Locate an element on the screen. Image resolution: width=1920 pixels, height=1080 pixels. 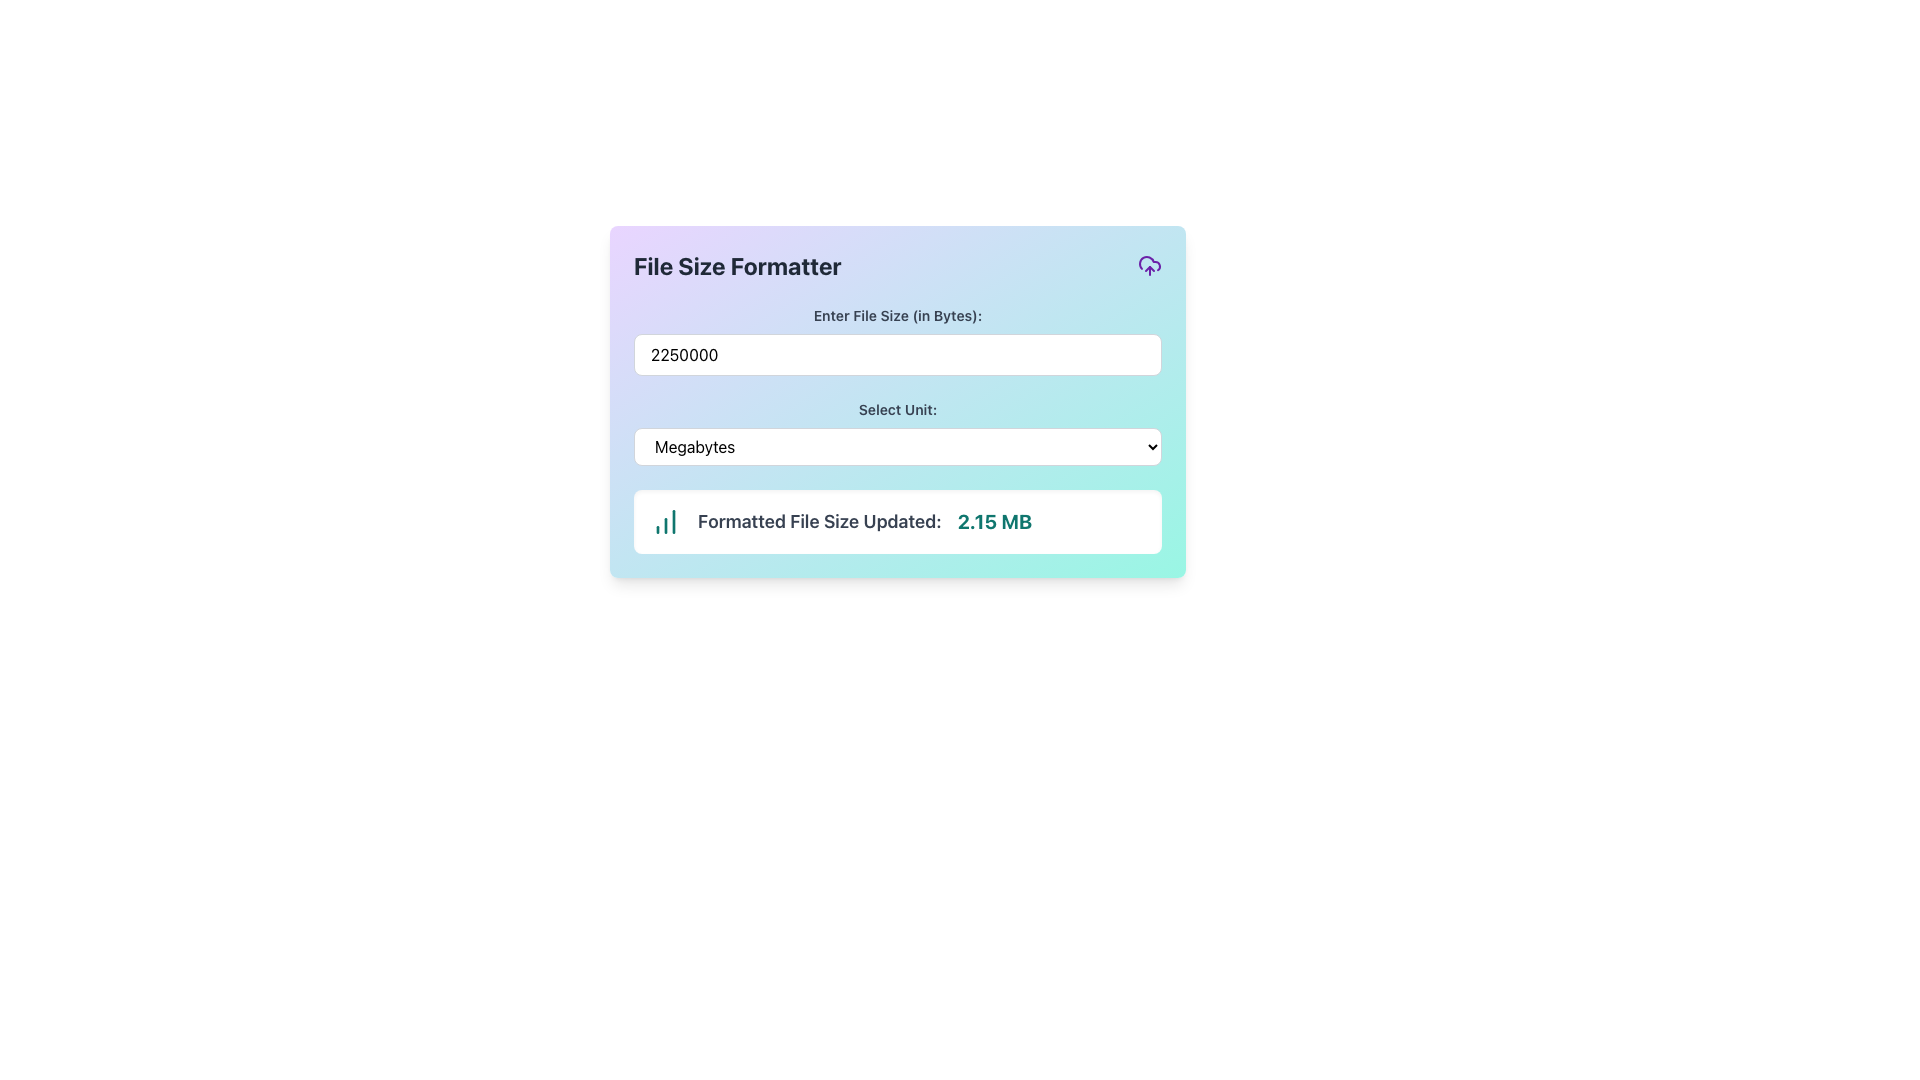
the dropdown selection box labeled 'Select Unit:' is located at coordinates (896, 446).